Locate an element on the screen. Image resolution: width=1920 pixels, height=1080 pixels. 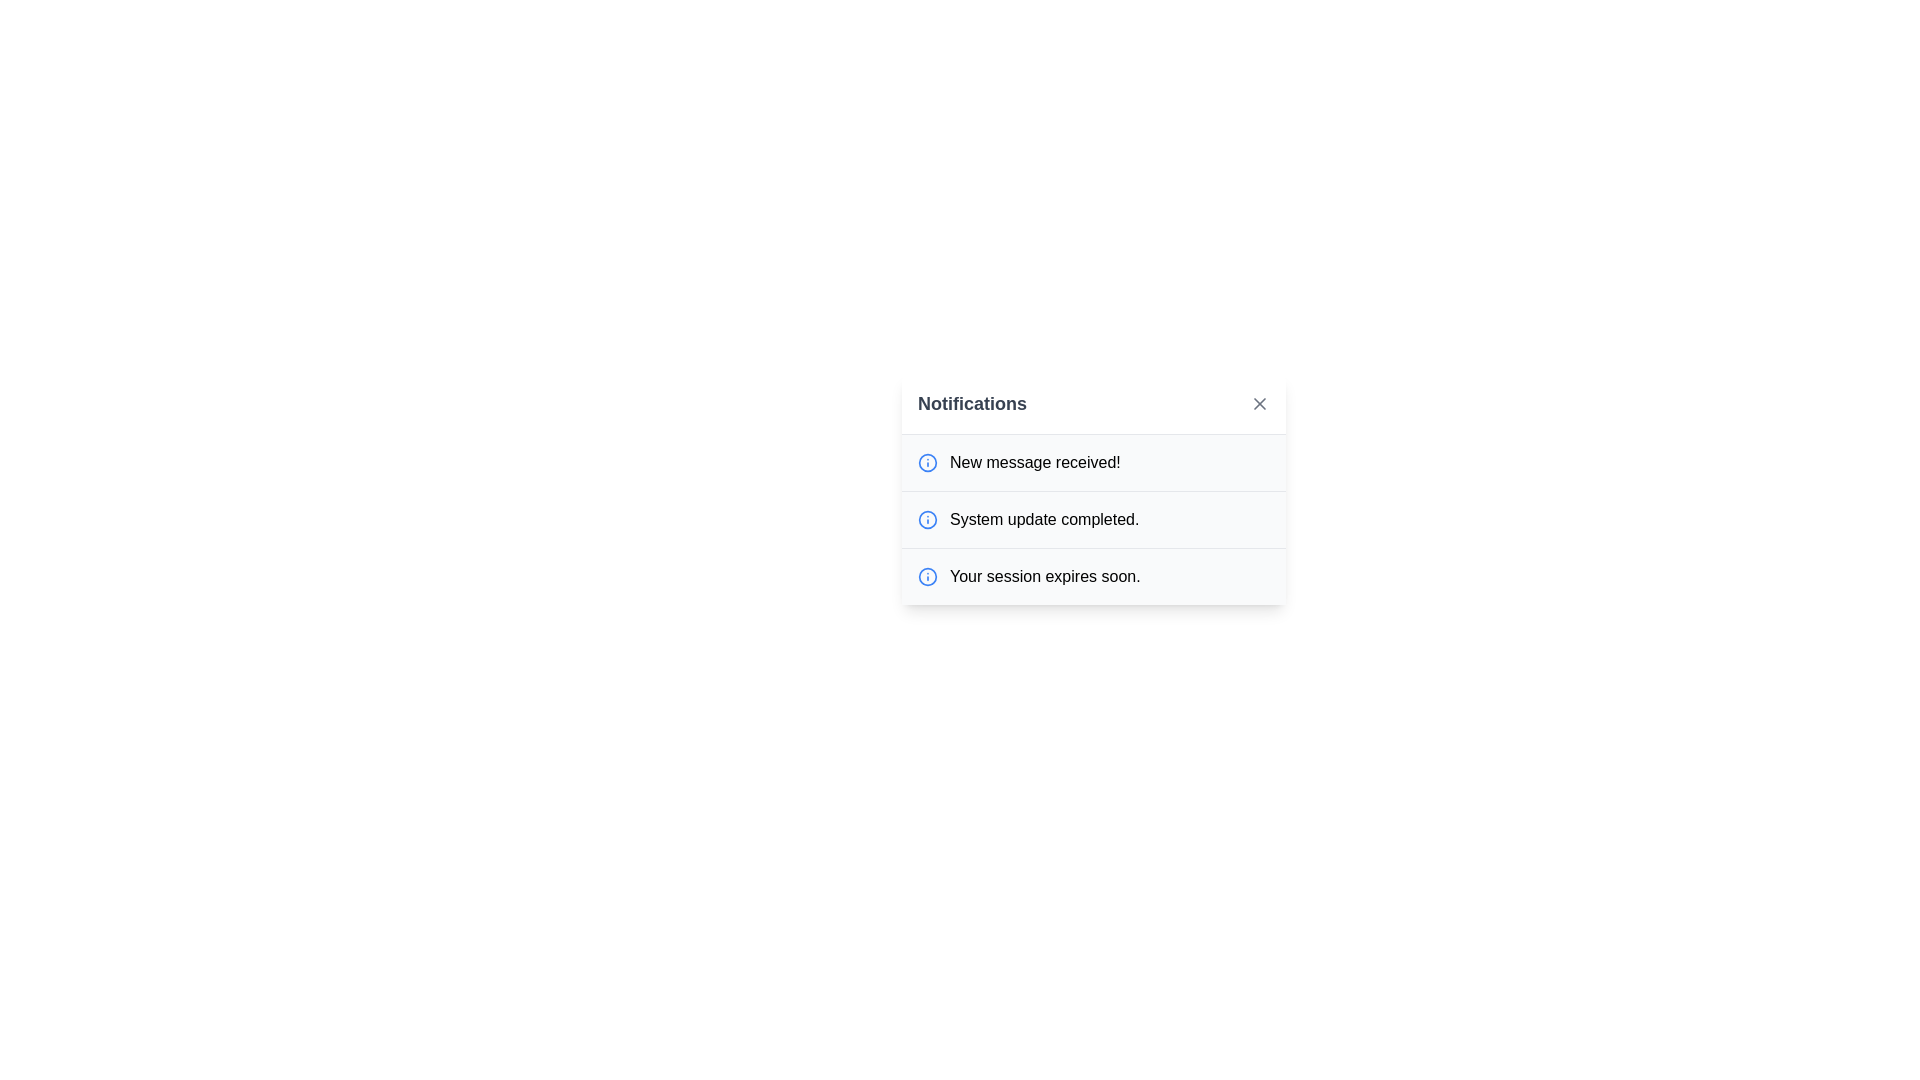
the first notification in the notification row which informs the user about a new message is located at coordinates (1093, 462).